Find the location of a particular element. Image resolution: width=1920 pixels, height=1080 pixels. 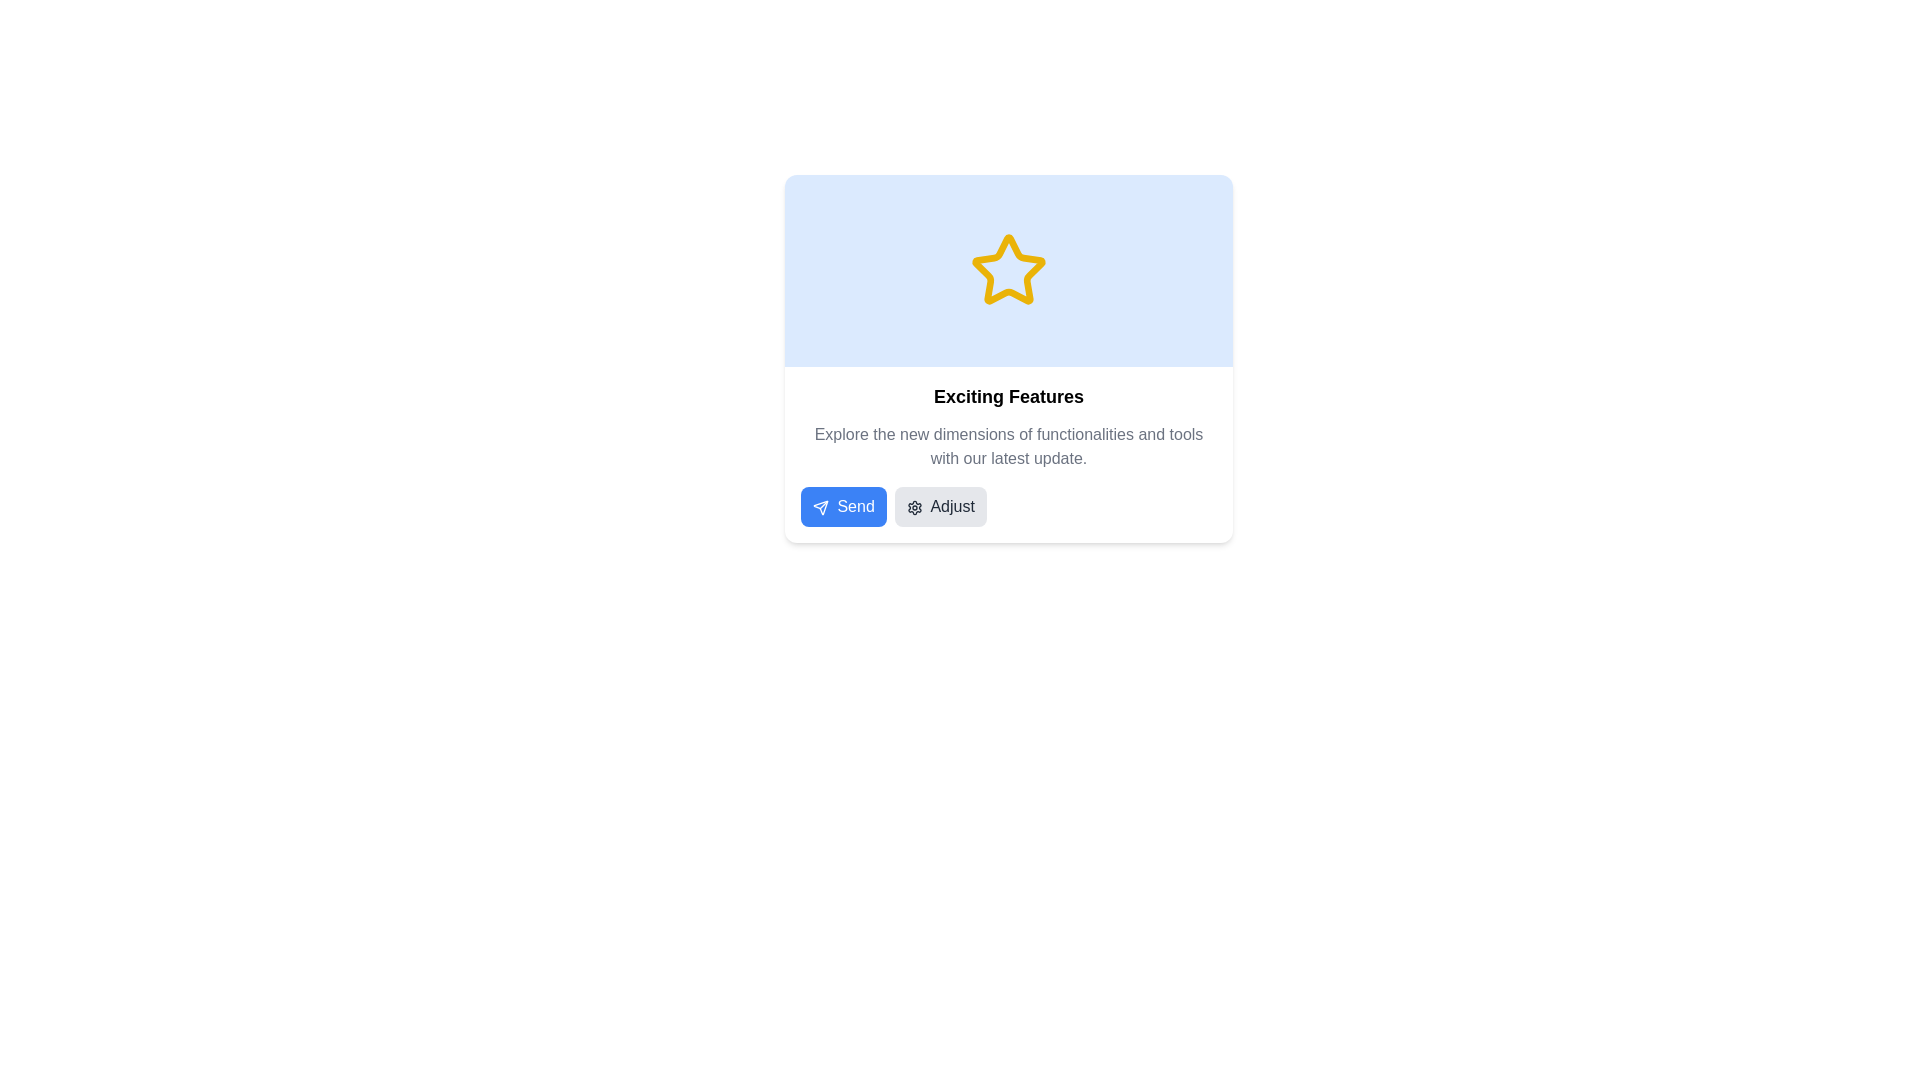

the text block that reads 'Explore the new dimensions of functionalities and tools with our latest update.', which is styled with gray color and located below the 'Exciting Features' heading is located at coordinates (1008, 446).